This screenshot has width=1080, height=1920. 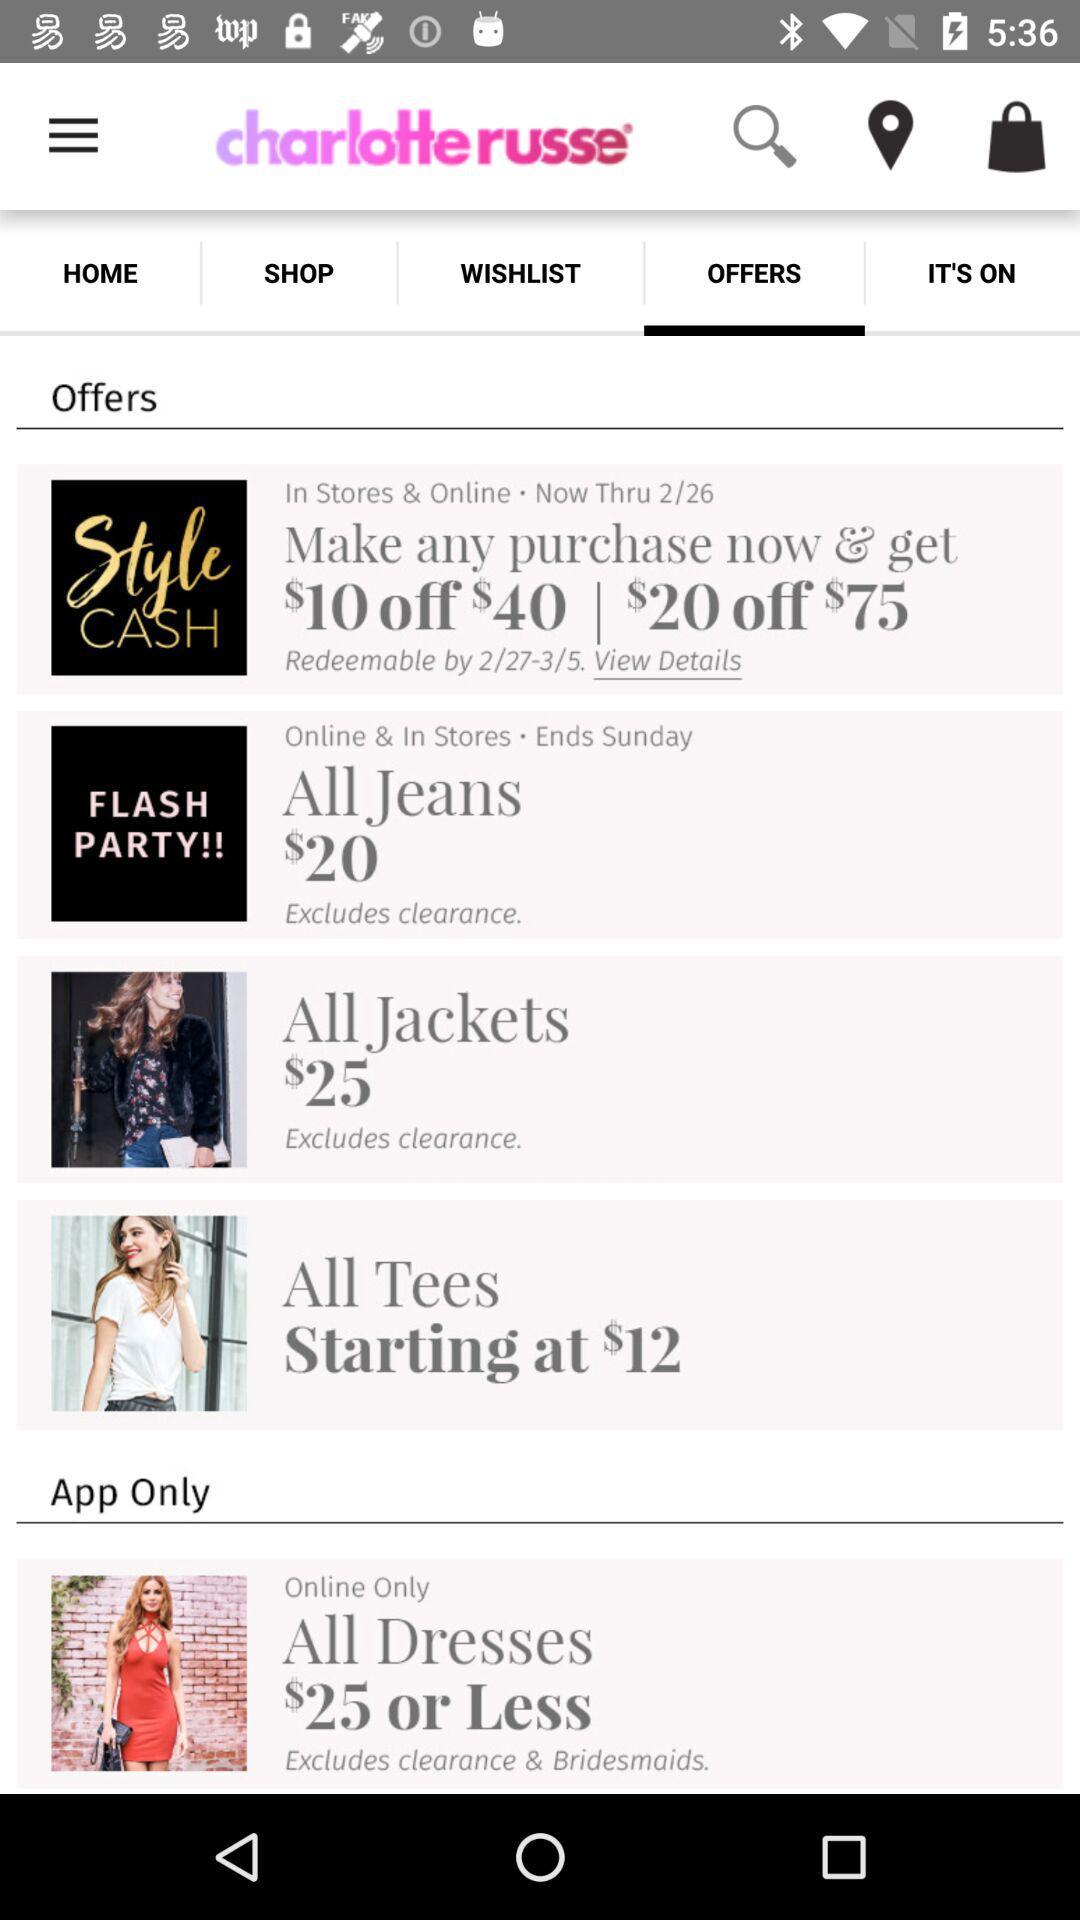 What do you see at coordinates (1017, 135) in the screenshot?
I see `shopping bag` at bounding box center [1017, 135].